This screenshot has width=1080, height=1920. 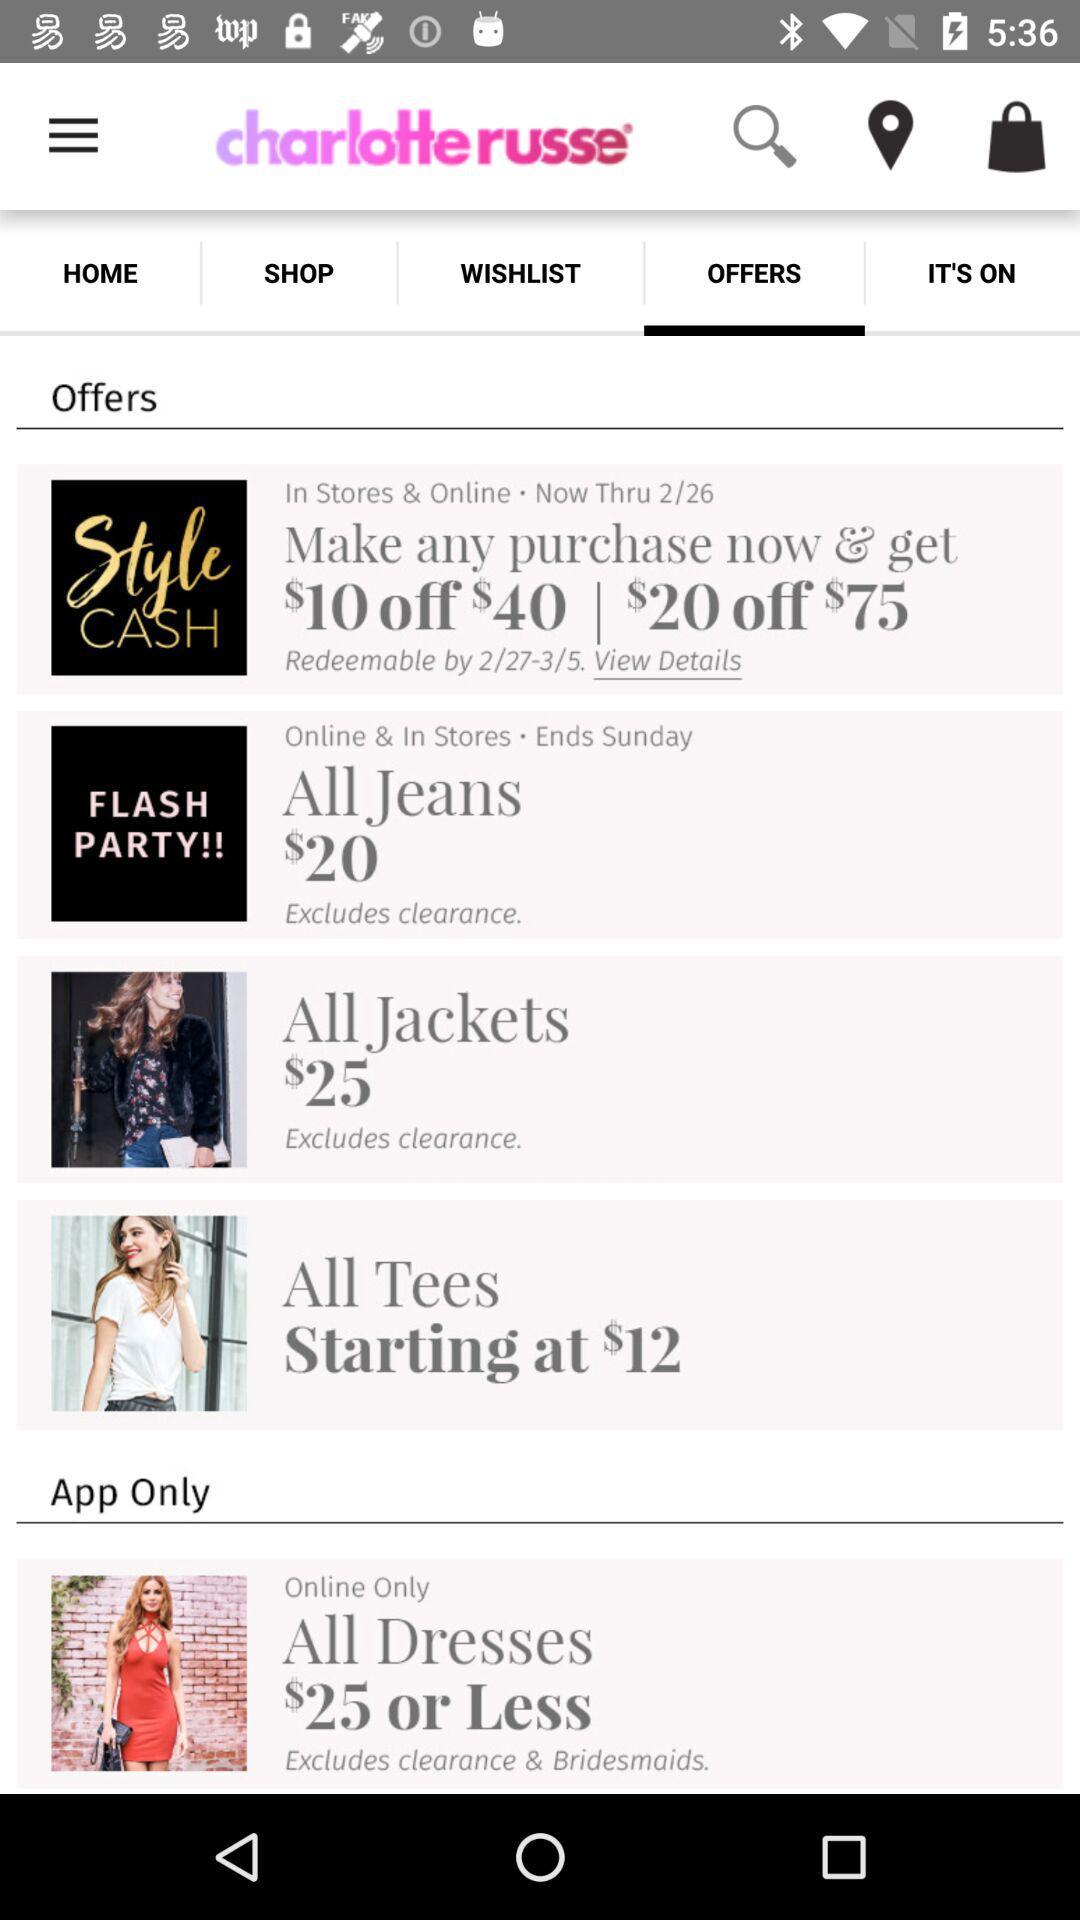 What do you see at coordinates (1017, 135) in the screenshot?
I see `shopping bag` at bounding box center [1017, 135].